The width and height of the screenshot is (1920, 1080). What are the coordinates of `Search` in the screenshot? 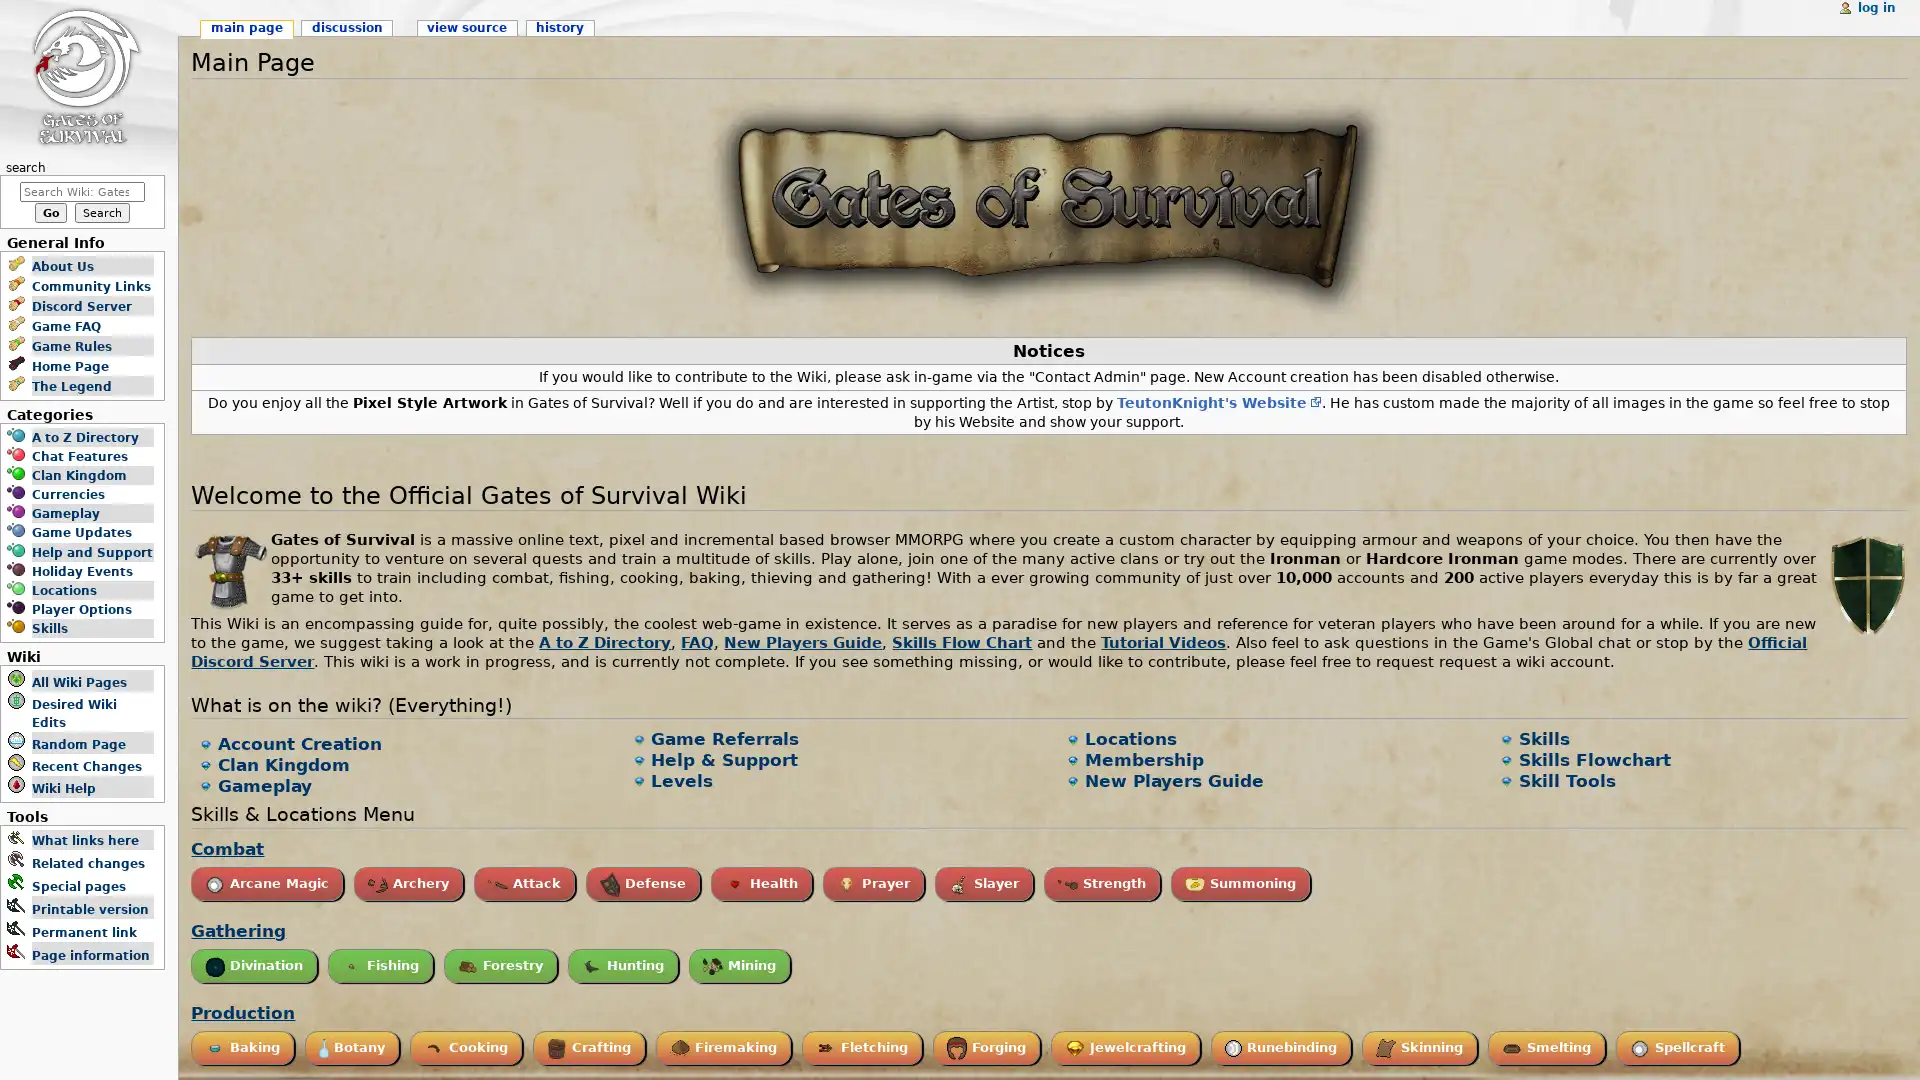 It's located at (101, 212).